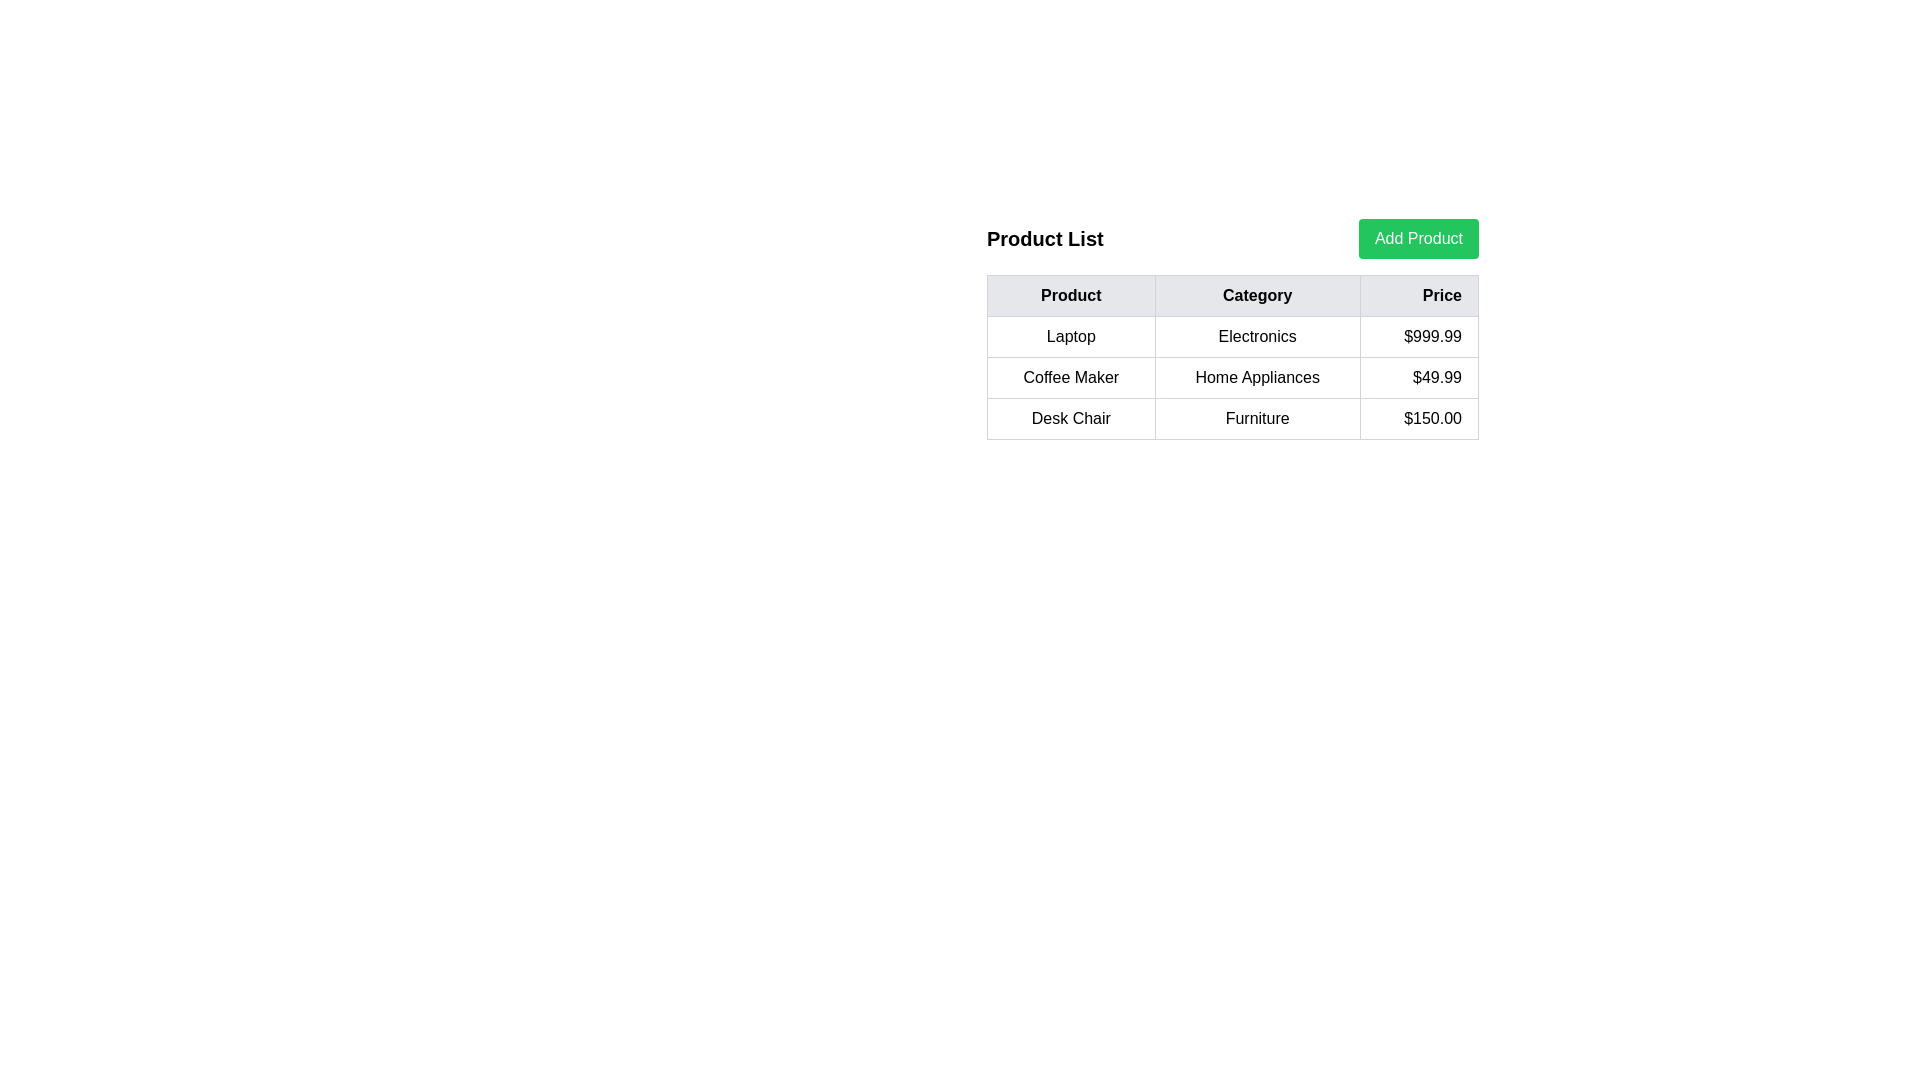  I want to click on the price label for the 'Coffee Maker' item located in the third column of the second row in the 'Product List' table, so click(1418, 378).